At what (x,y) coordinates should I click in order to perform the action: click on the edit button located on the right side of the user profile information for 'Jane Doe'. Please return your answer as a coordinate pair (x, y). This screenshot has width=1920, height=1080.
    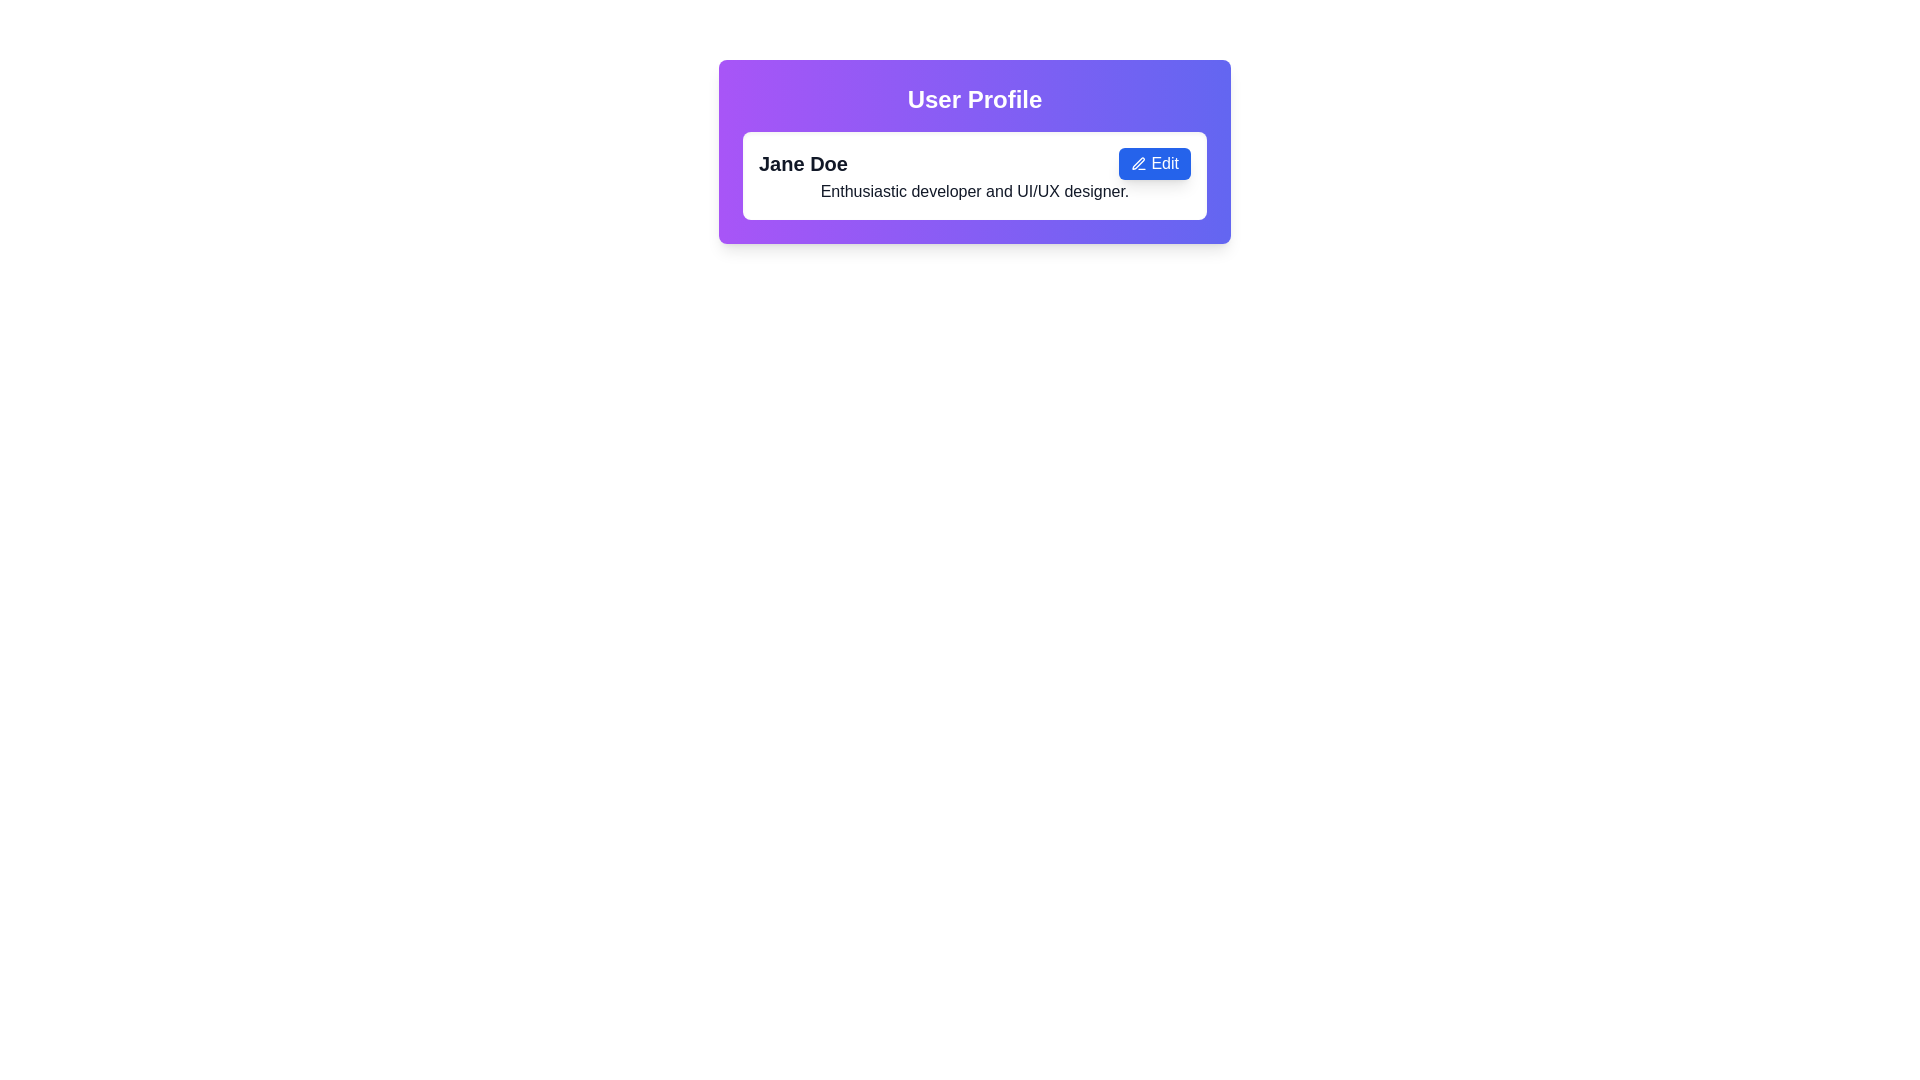
    Looking at the image, I should click on (1155, 163).